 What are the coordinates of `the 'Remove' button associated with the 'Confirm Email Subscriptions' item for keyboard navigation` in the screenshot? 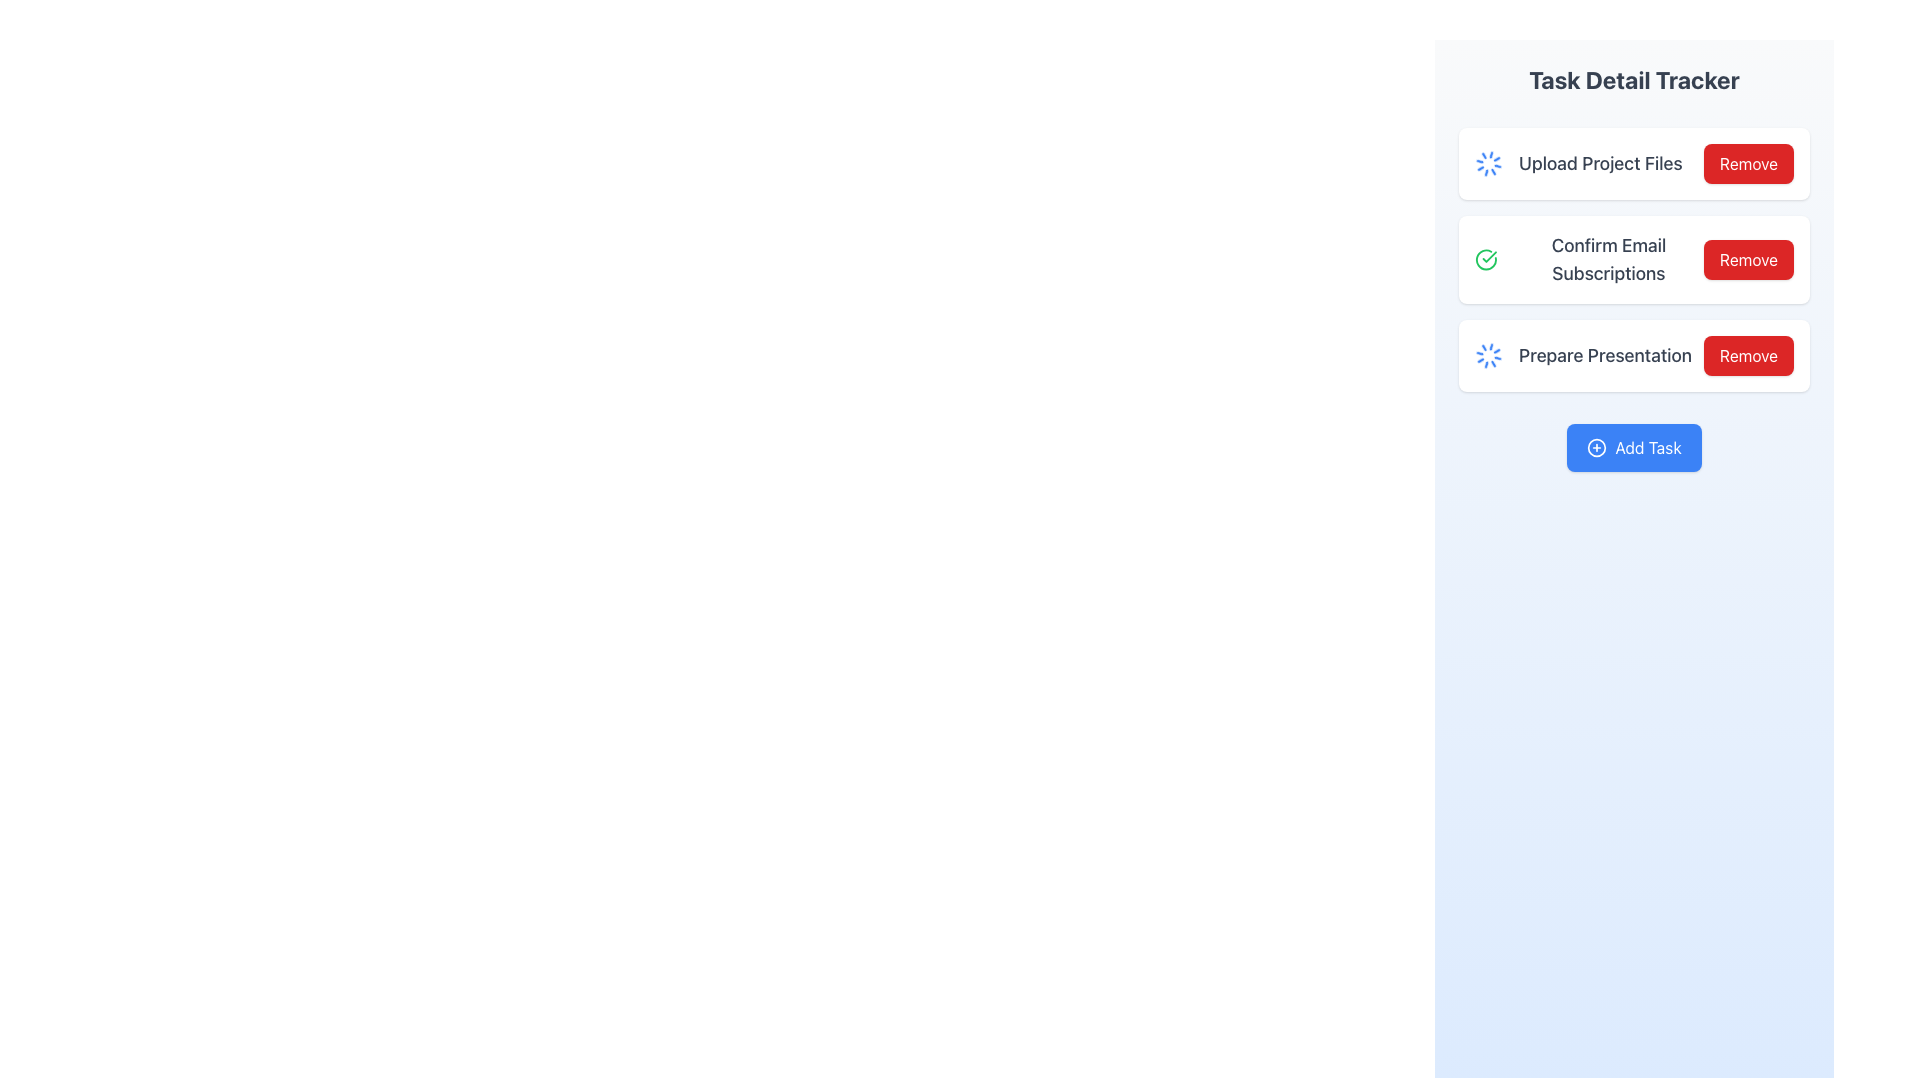 It's located at (1747, 258).